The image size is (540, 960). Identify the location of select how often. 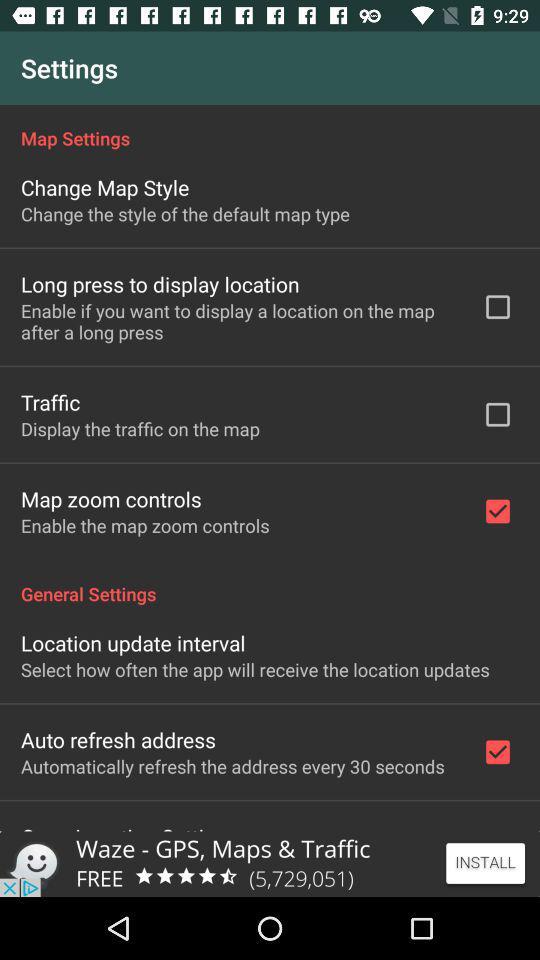
(255, 669).